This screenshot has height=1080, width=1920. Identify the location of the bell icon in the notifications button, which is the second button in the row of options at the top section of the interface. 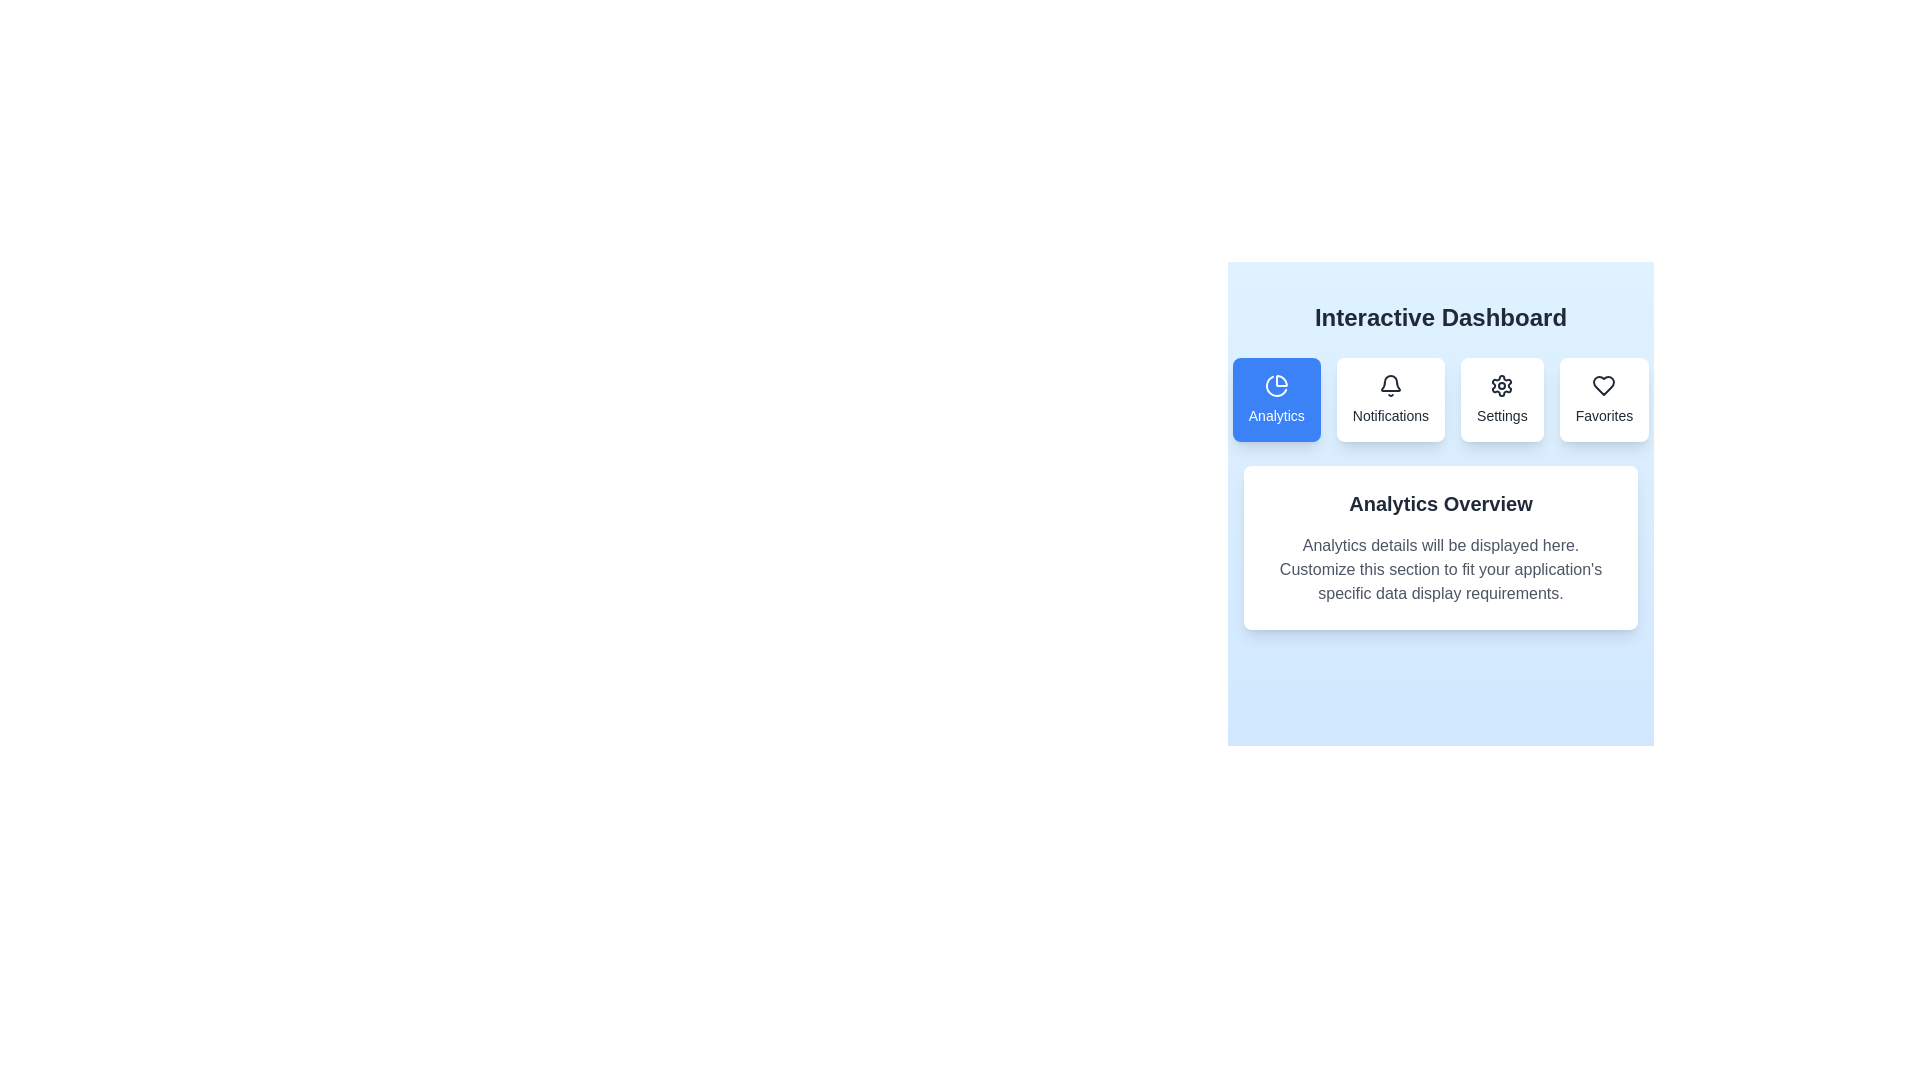
(1389, 385).